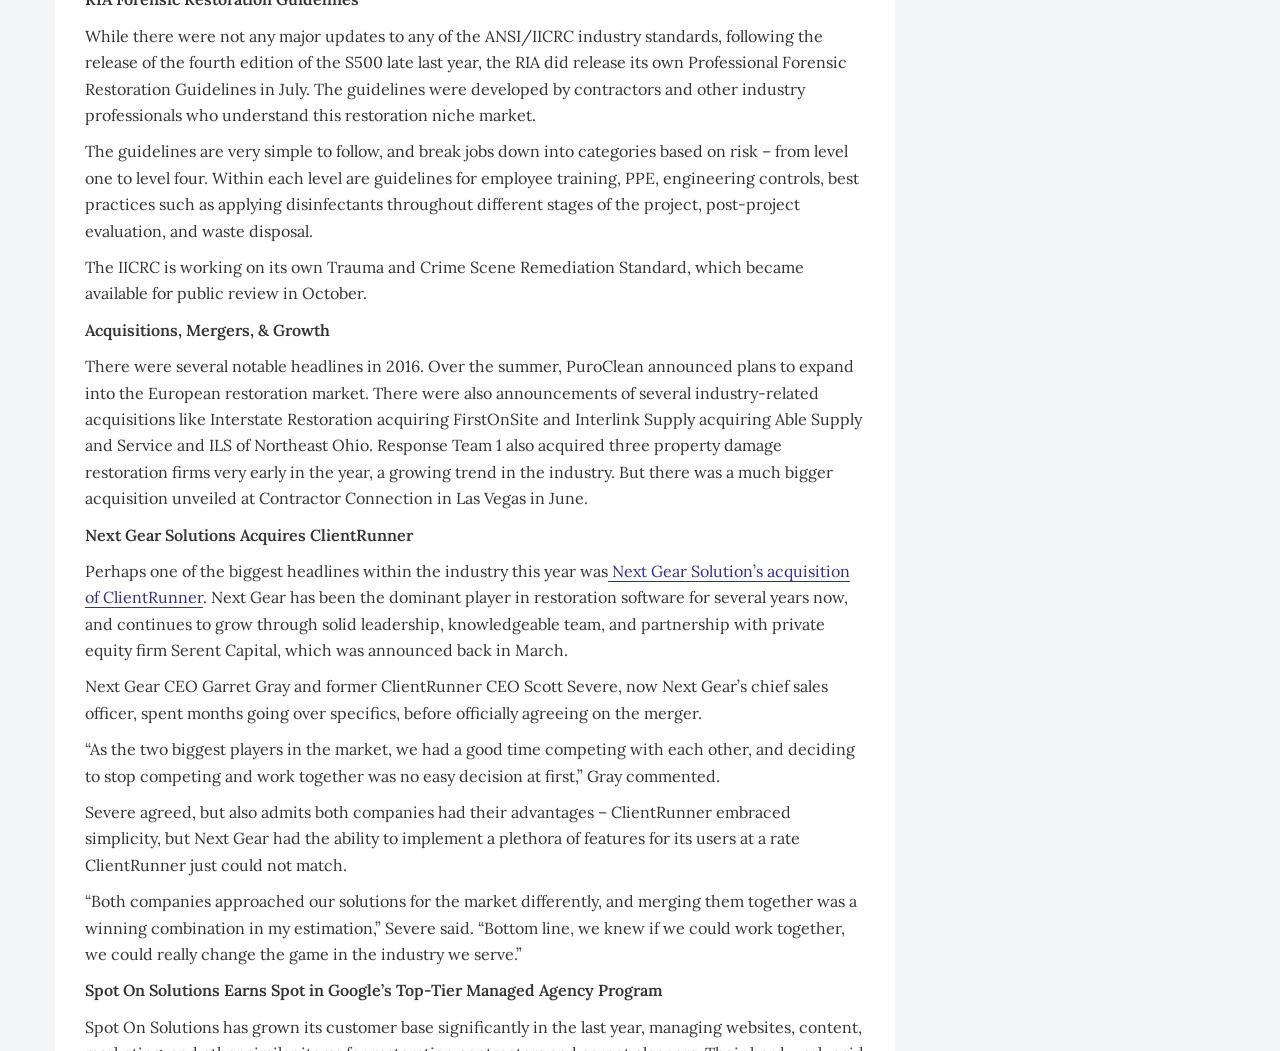  Describe the element at coordinates (455, 698) in the screenshot. I see `'Next Gear CEO Garret Gray and former ClientRunner CEO Scott Severe, now Next Gear’s chief sales officer, spent months going over specifics, before officially agreeing on the merger.'` at that location.